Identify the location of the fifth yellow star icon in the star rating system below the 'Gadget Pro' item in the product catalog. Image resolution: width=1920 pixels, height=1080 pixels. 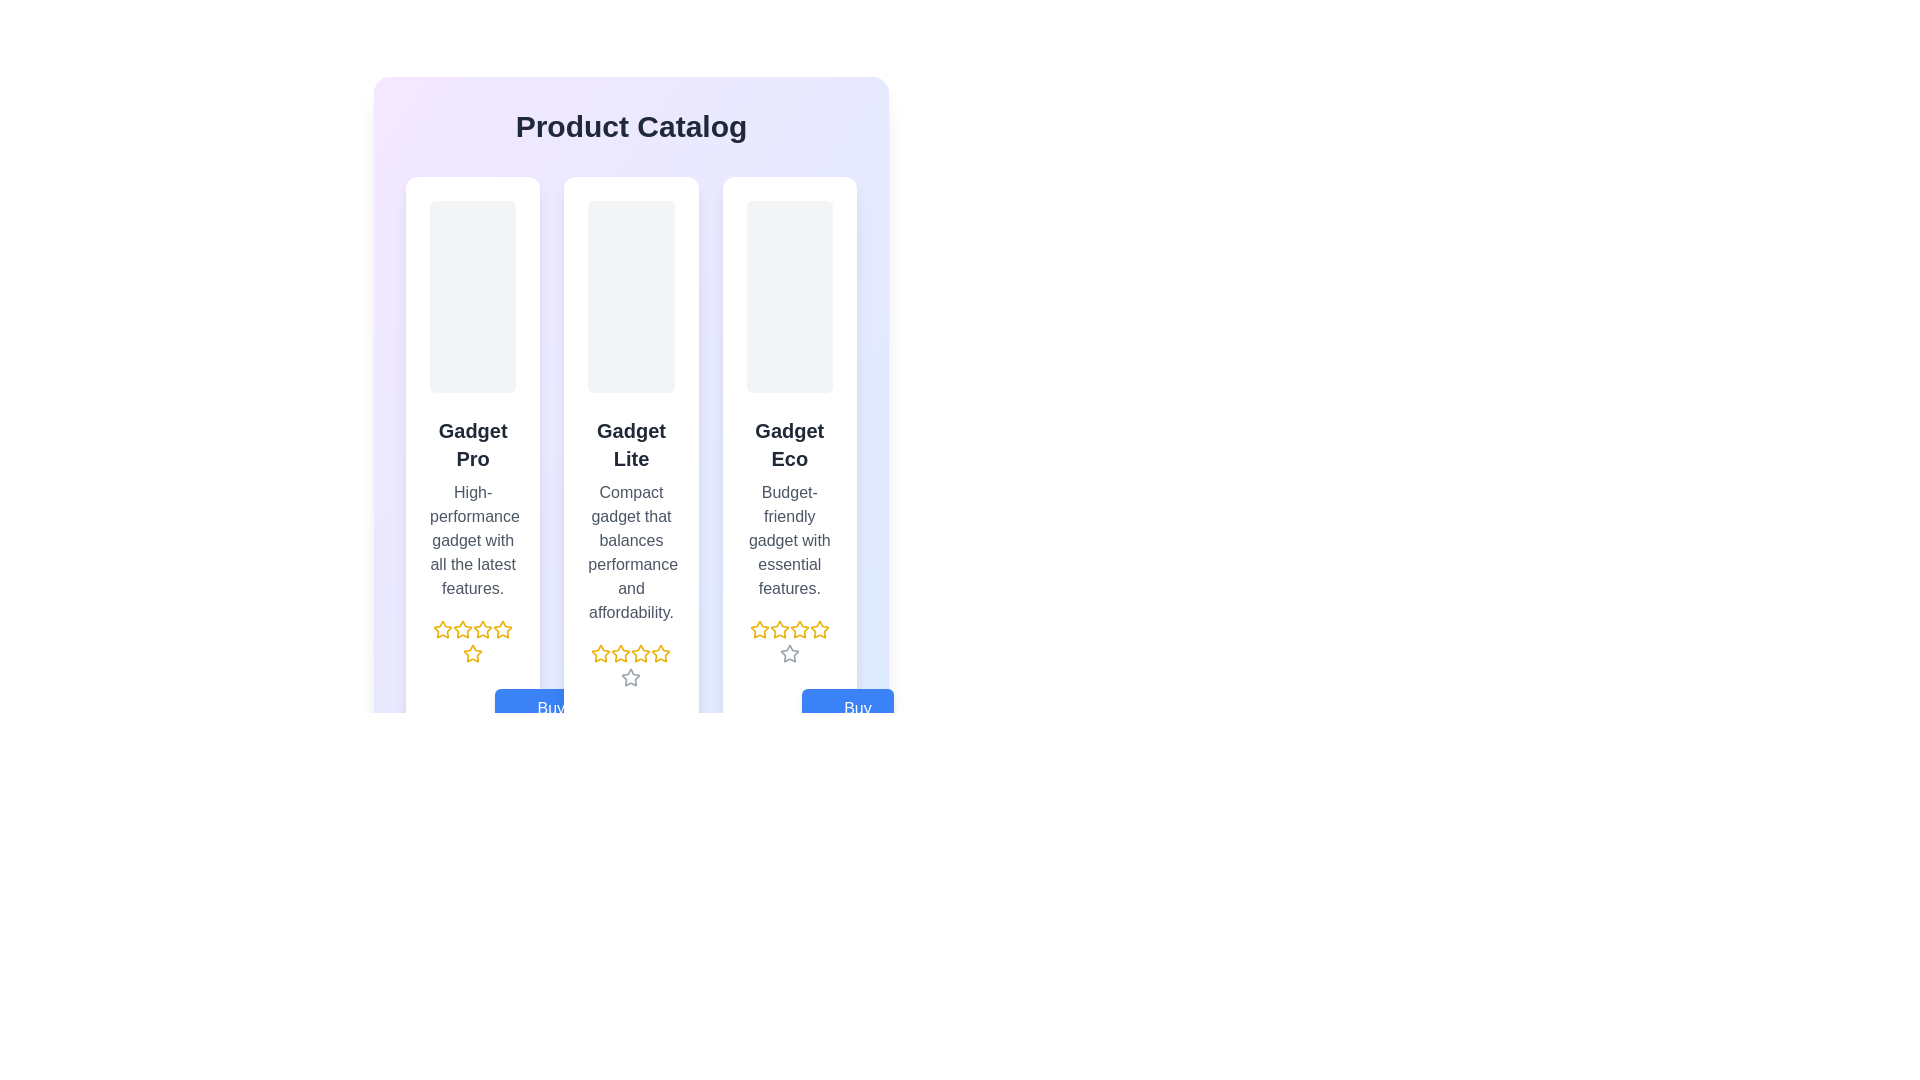
(483, 628).